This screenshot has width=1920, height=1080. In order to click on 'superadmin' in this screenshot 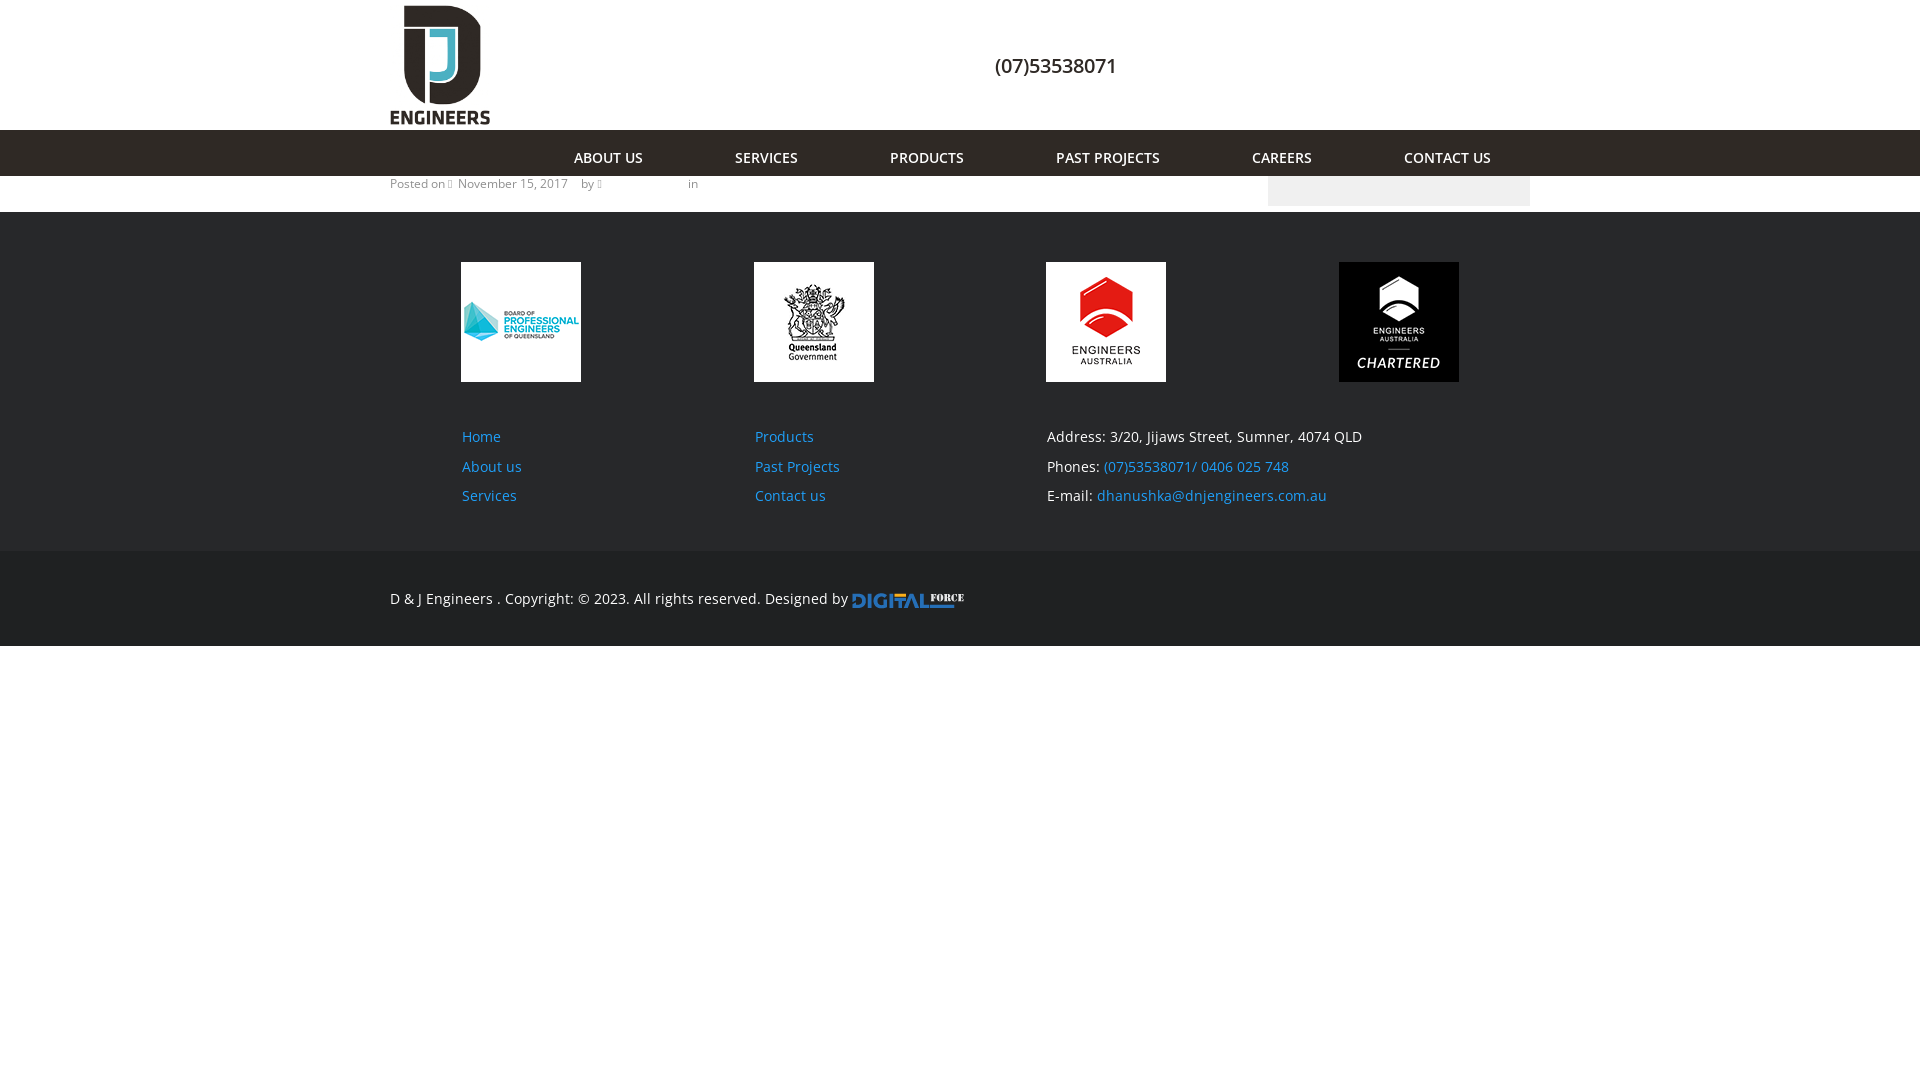, I will do `click(641, 183)`.